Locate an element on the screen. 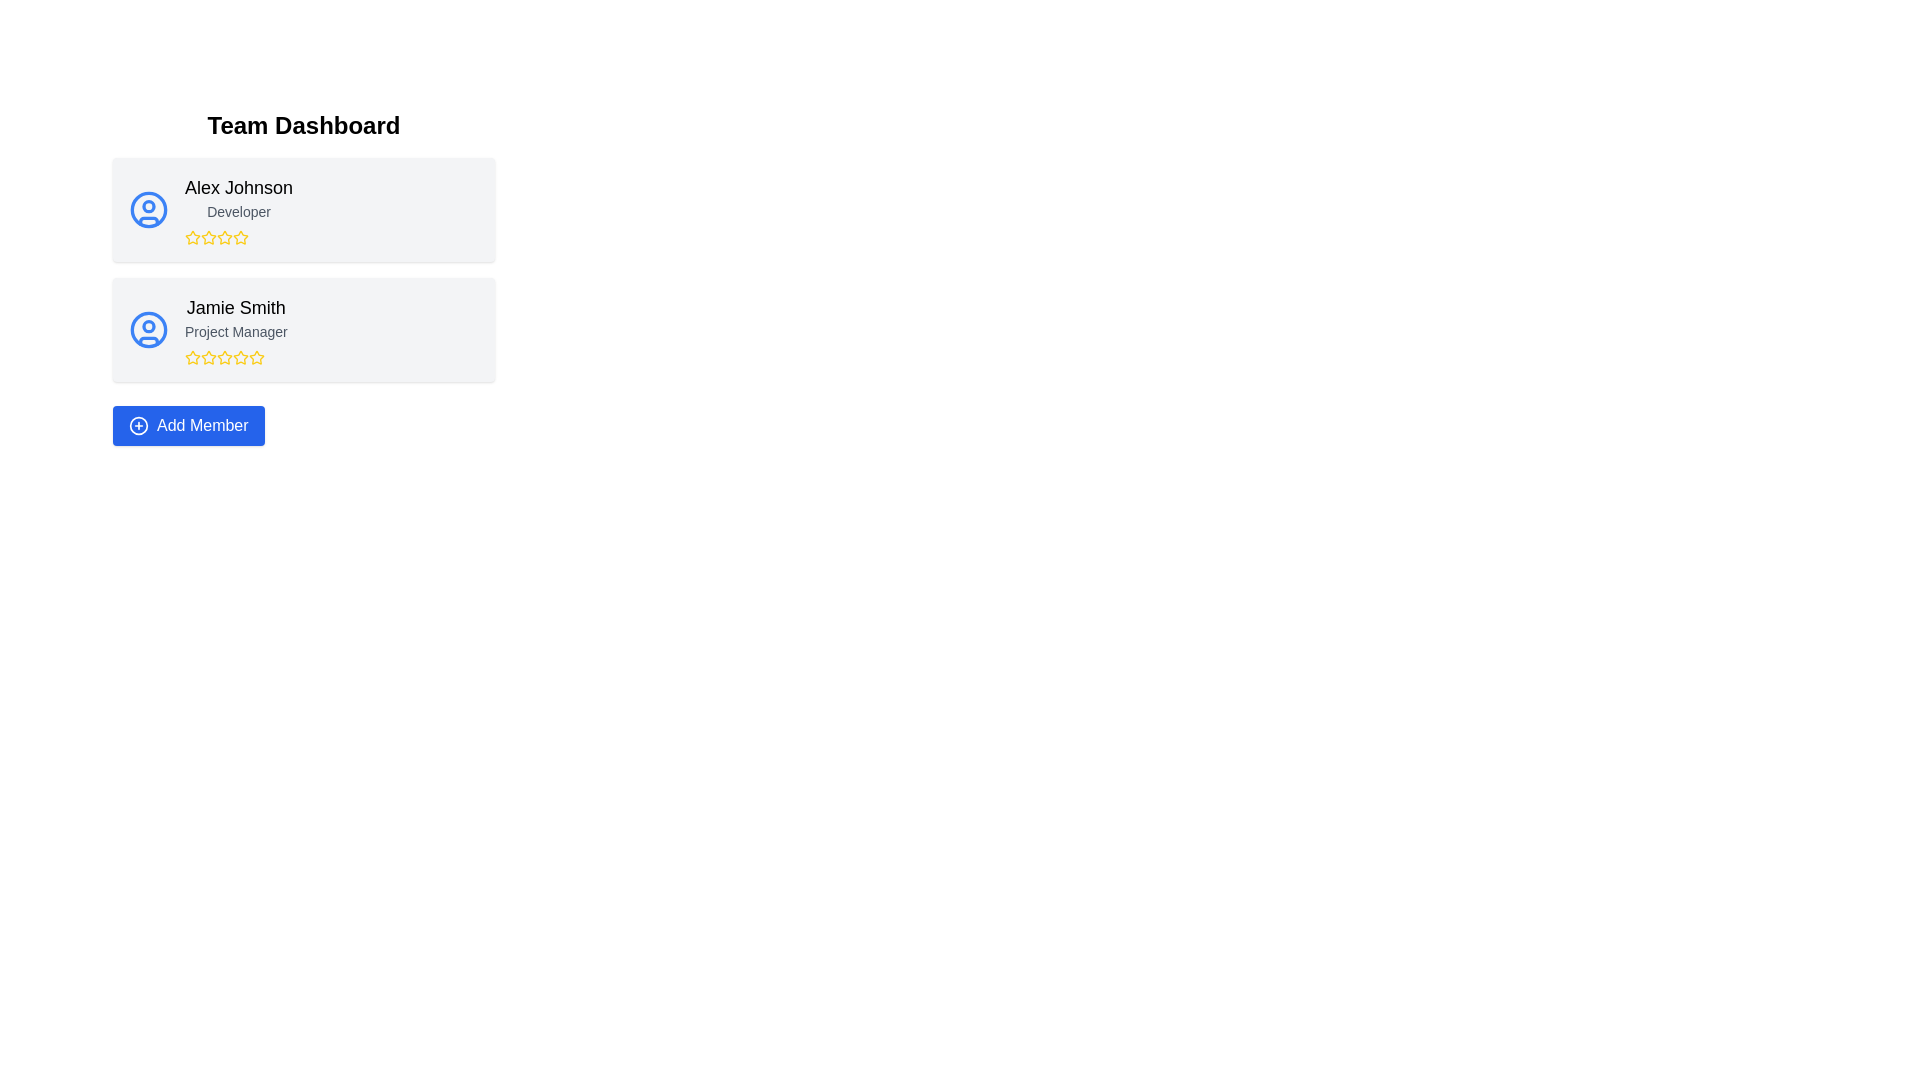 The height and width of the screenshot is (1080, 1920). the fourth yellow star rating icon under the profile of 'Alex Johnson' is located at coordinates (225, 237).